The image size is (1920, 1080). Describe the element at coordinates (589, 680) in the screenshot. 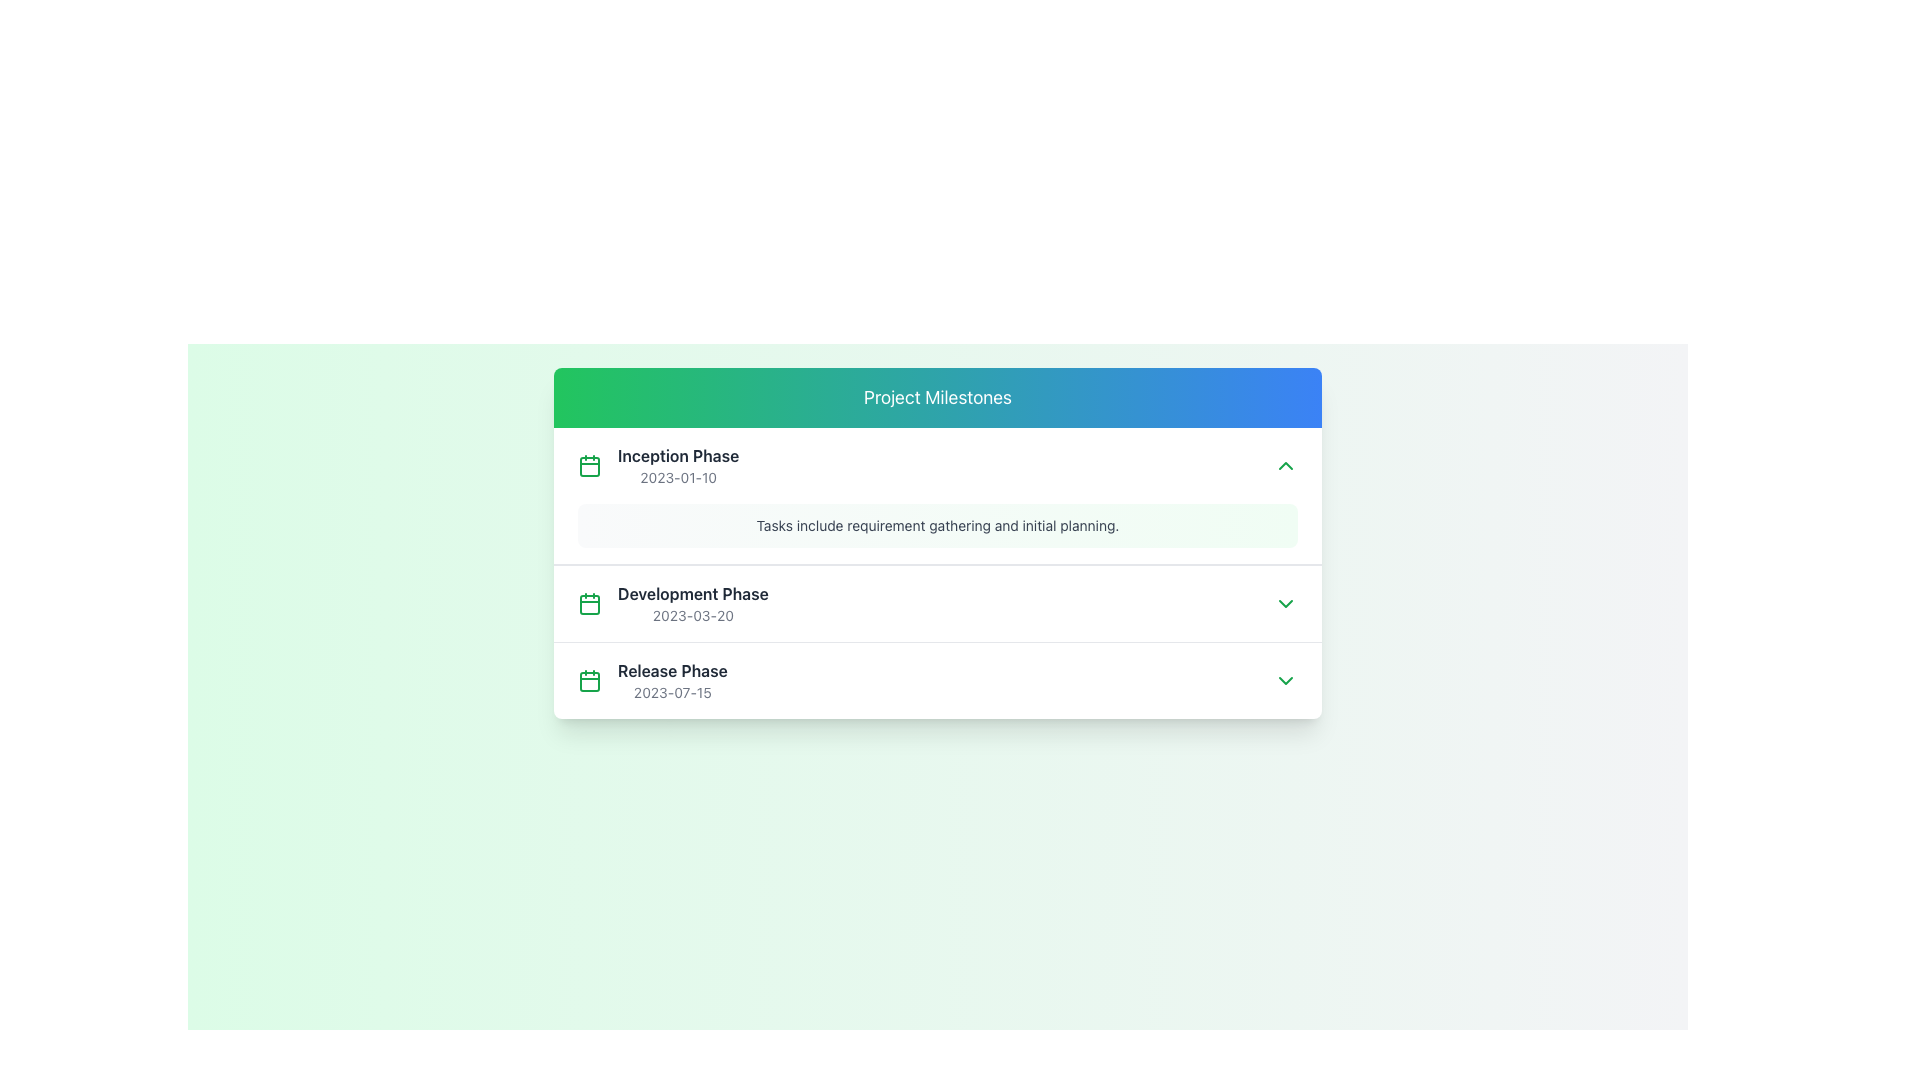

I see `the decorative icon located at the leftmost side of the 'Release Phase' section, which serves as an indicator for the associated milestone` at that location.